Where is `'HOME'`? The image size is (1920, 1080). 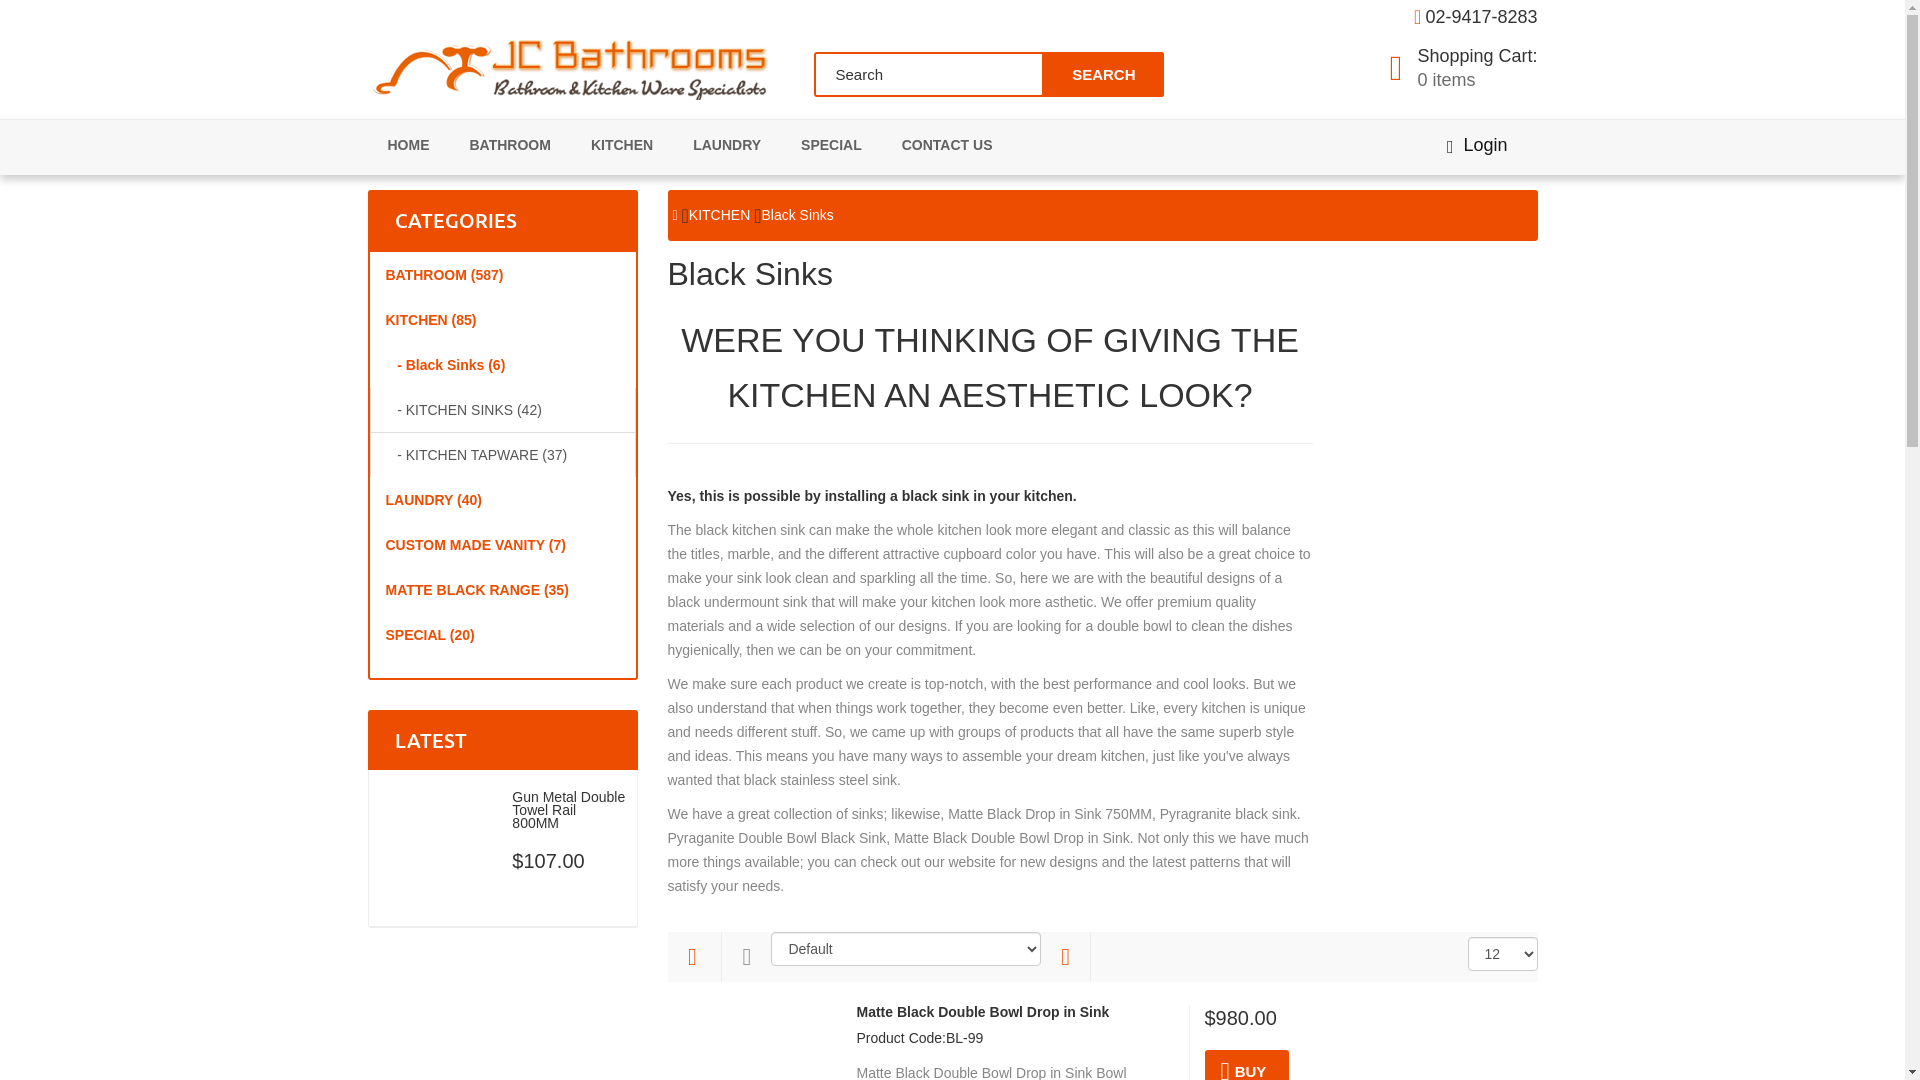 'HOME' is located at coordinates (407, 144).